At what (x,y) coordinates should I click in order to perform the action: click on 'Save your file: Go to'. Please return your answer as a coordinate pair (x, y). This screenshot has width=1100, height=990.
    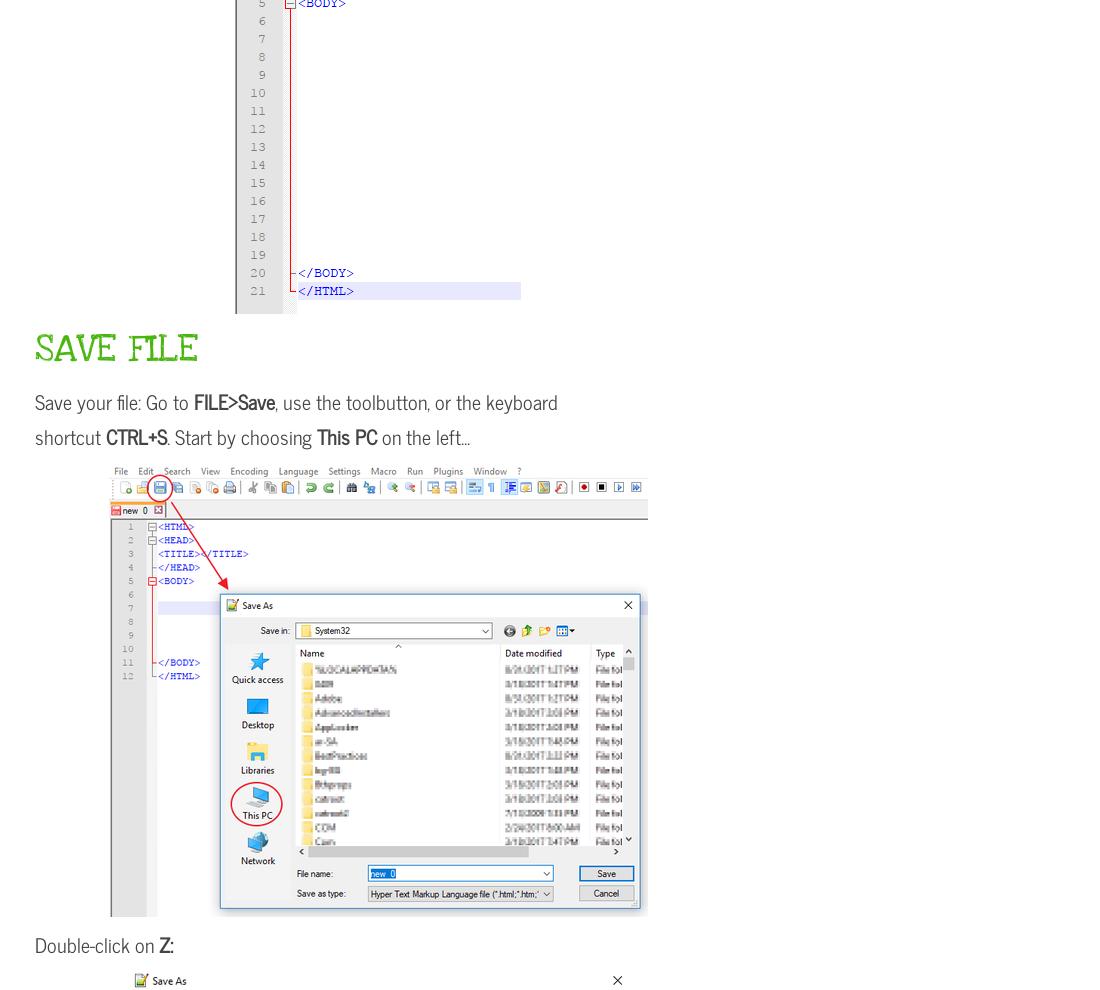
    Looking at the image, I should click on (114, 400).